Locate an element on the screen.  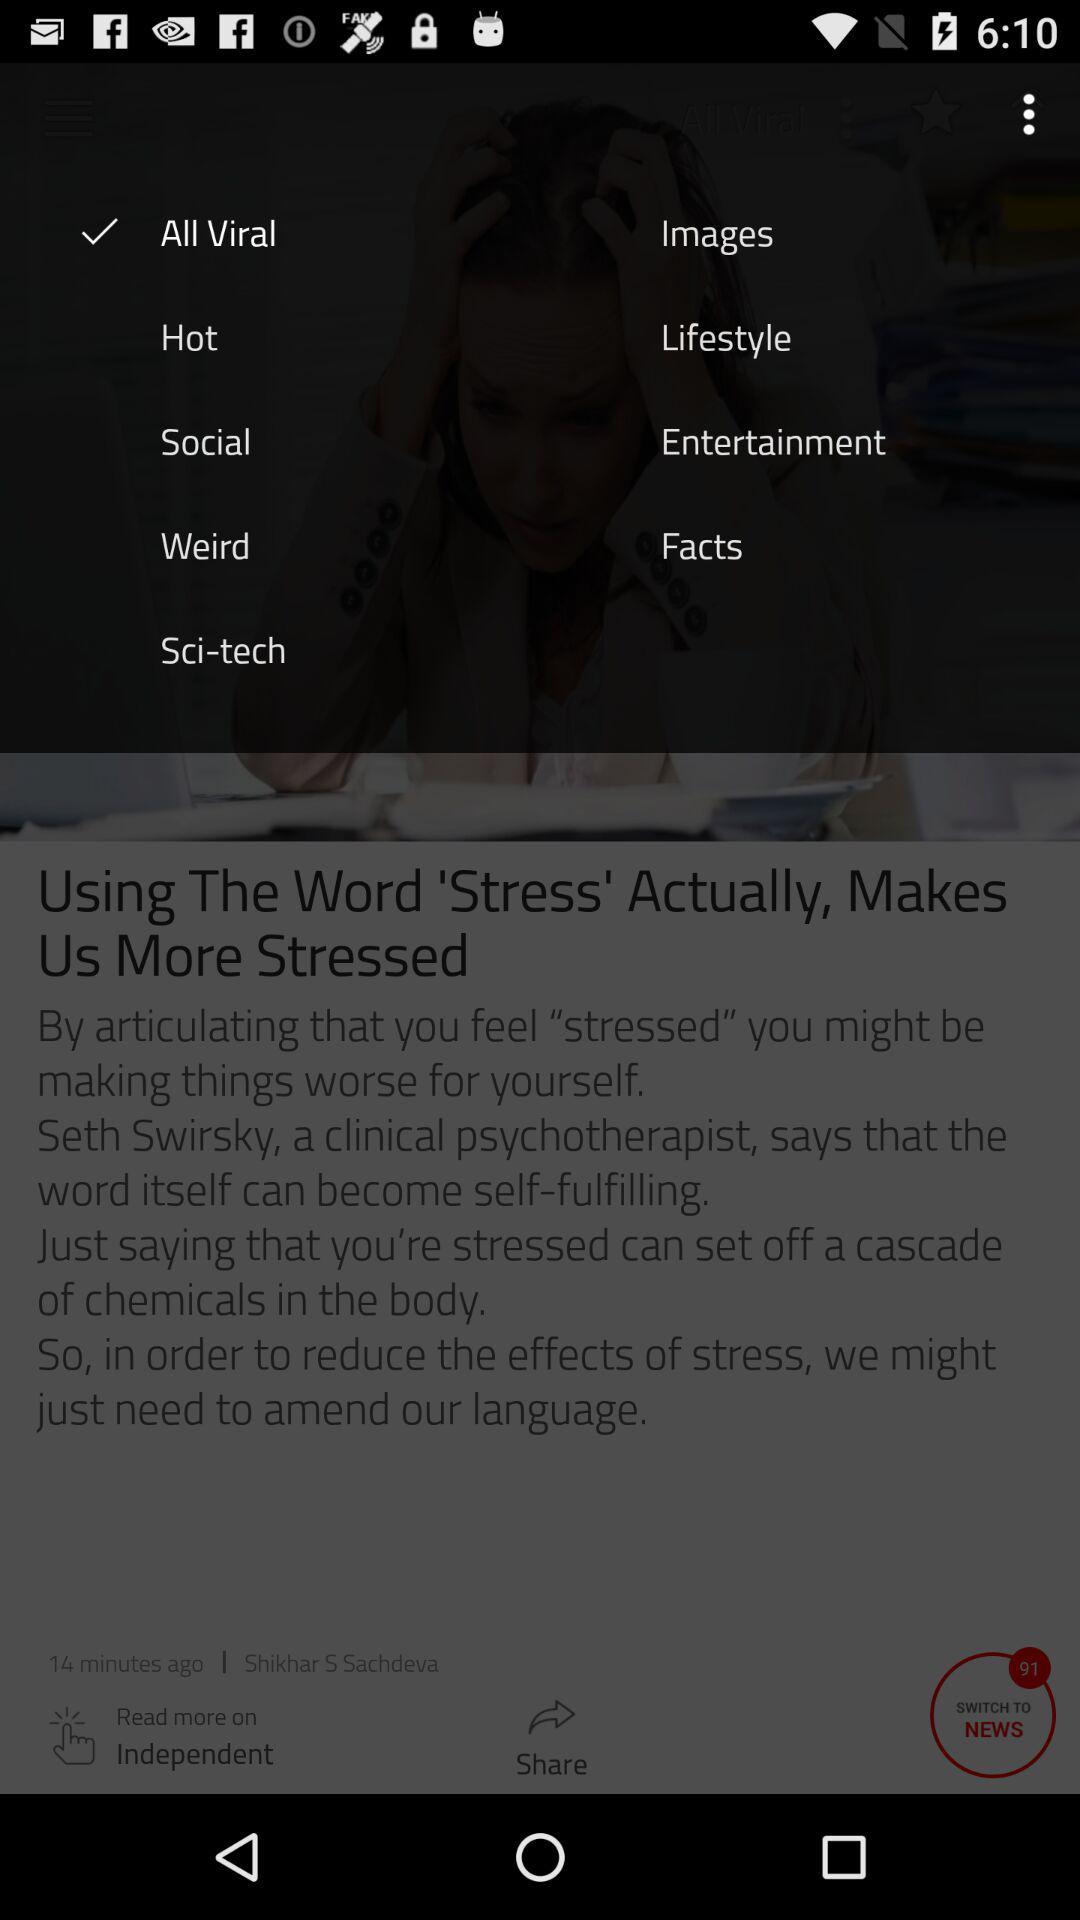
the icon above the weird icon is located at coordinates (205, 438).